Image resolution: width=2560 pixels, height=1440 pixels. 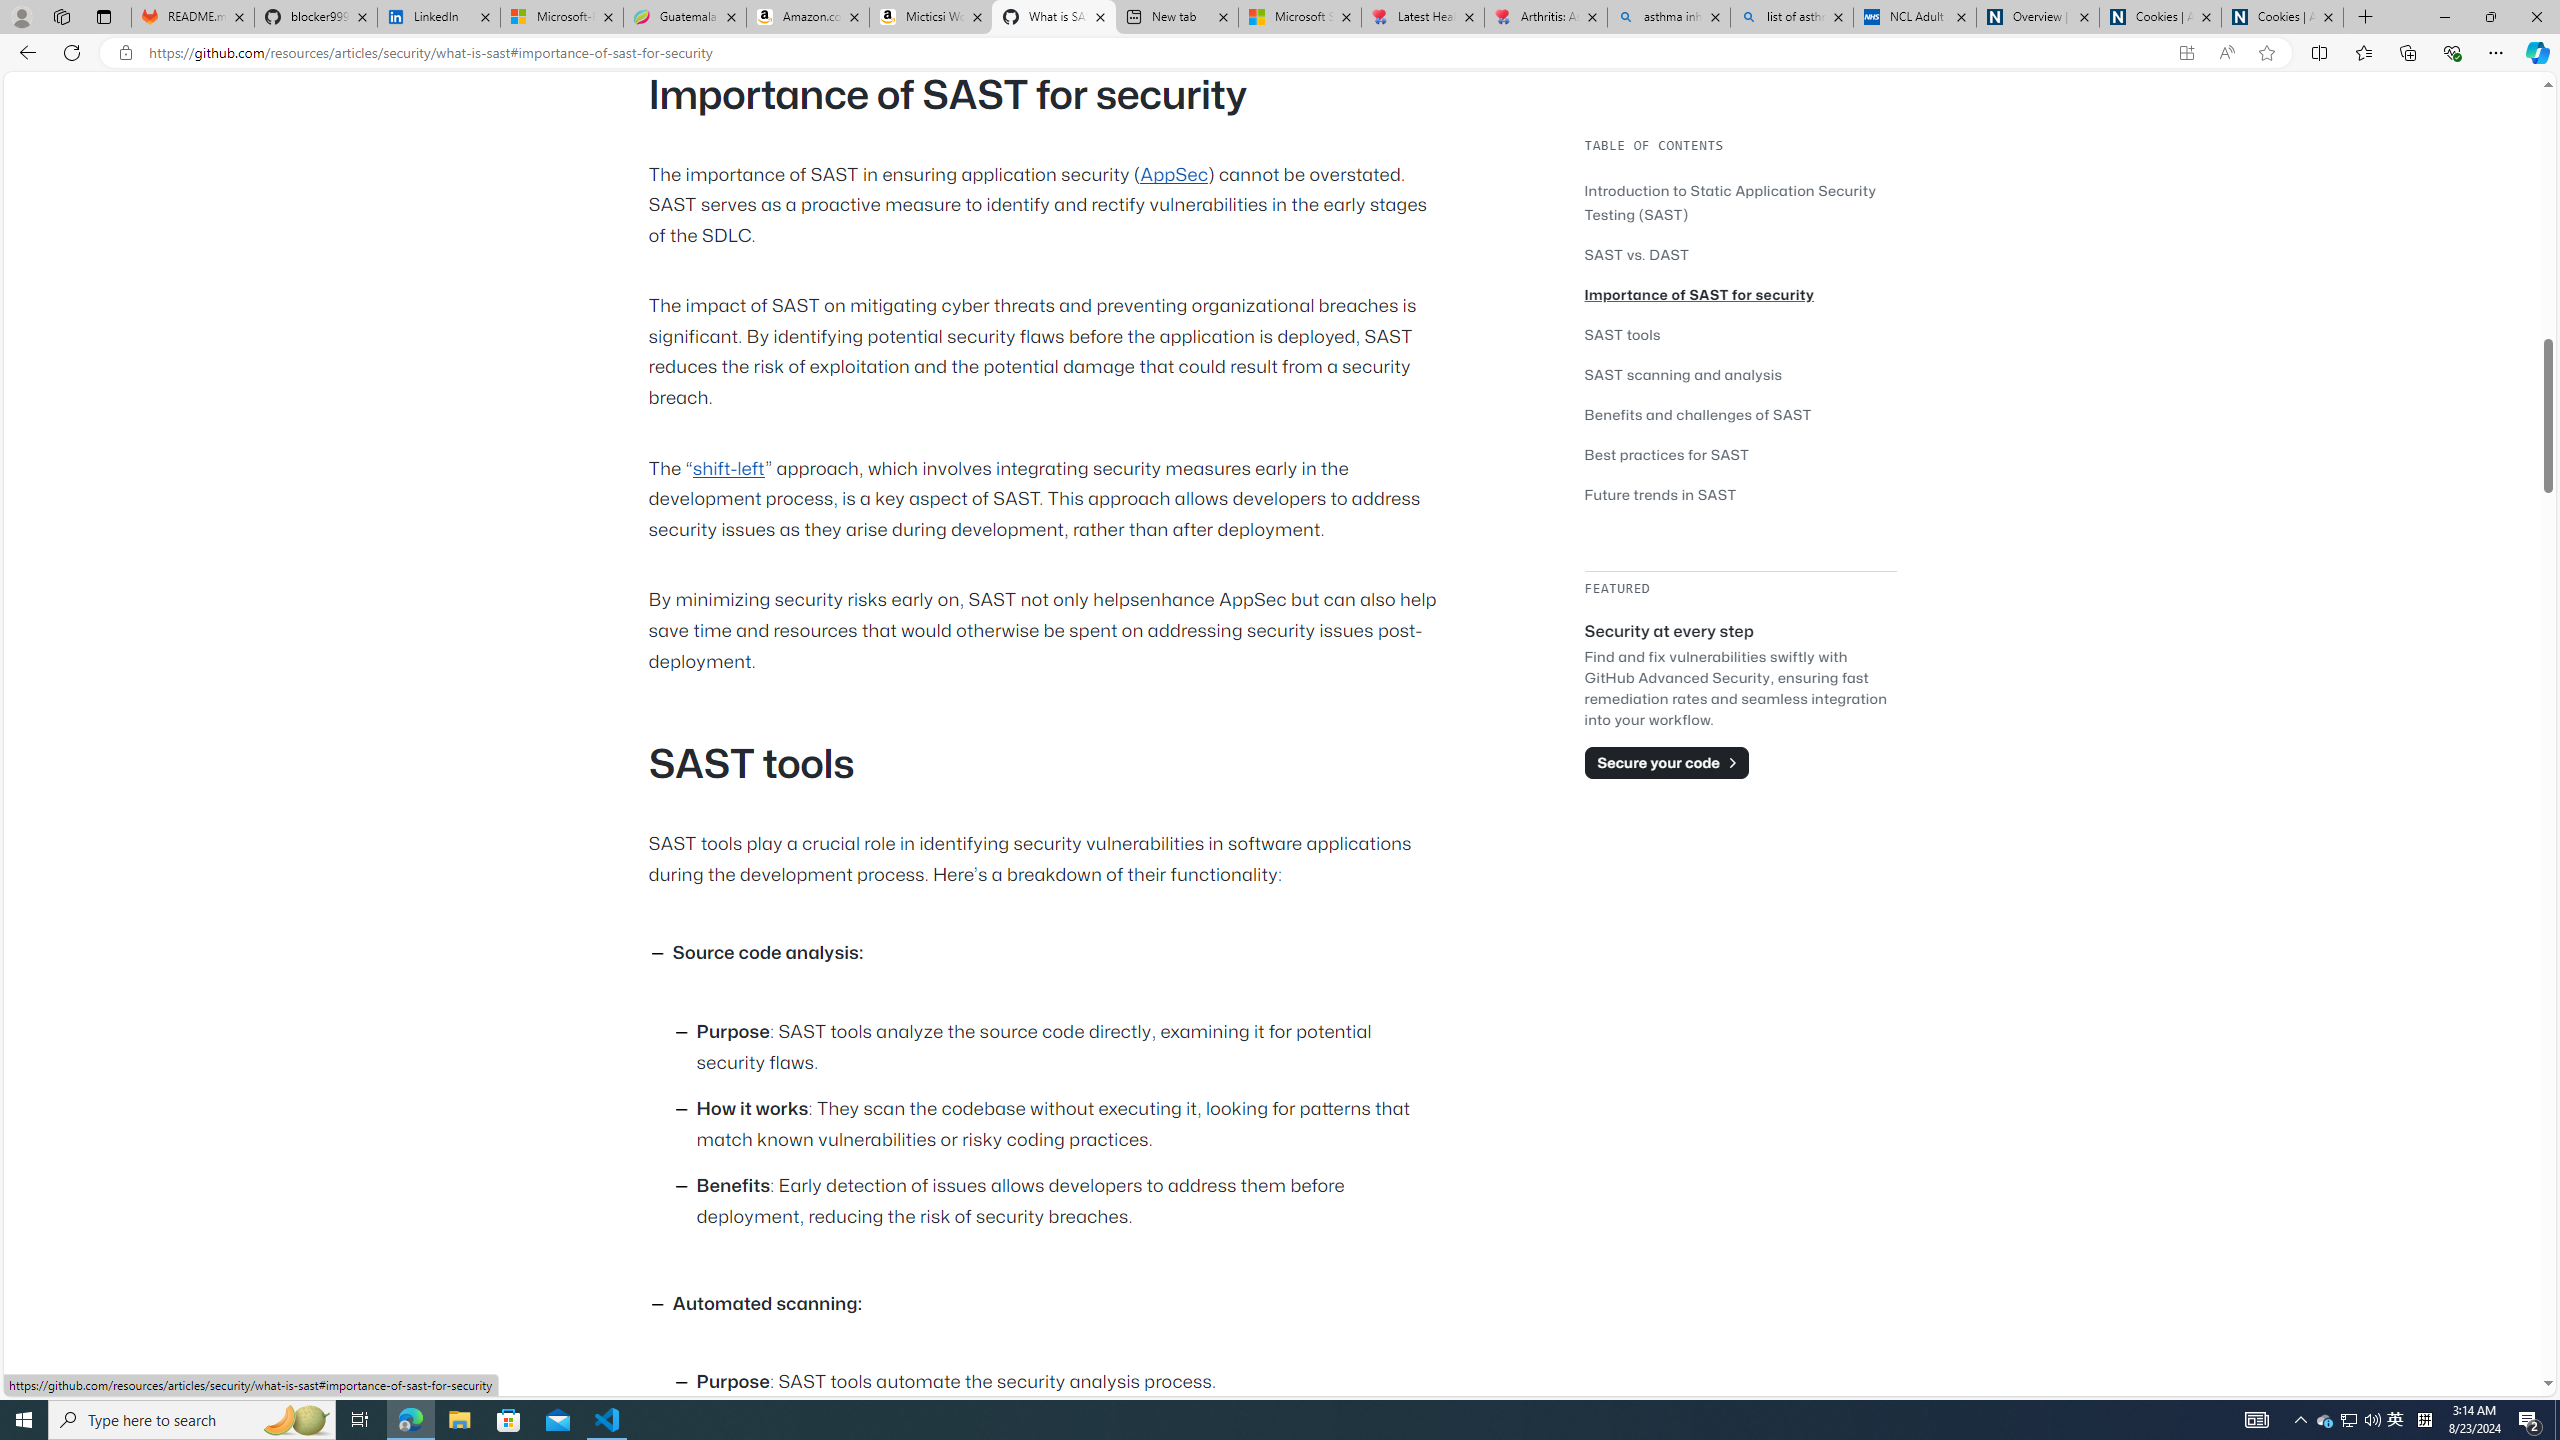 What do you see at coordinates (1740, 413) in the screenshot?
I see `'Benefits and challenges of SAST'` at bounding box center [1740, 413].